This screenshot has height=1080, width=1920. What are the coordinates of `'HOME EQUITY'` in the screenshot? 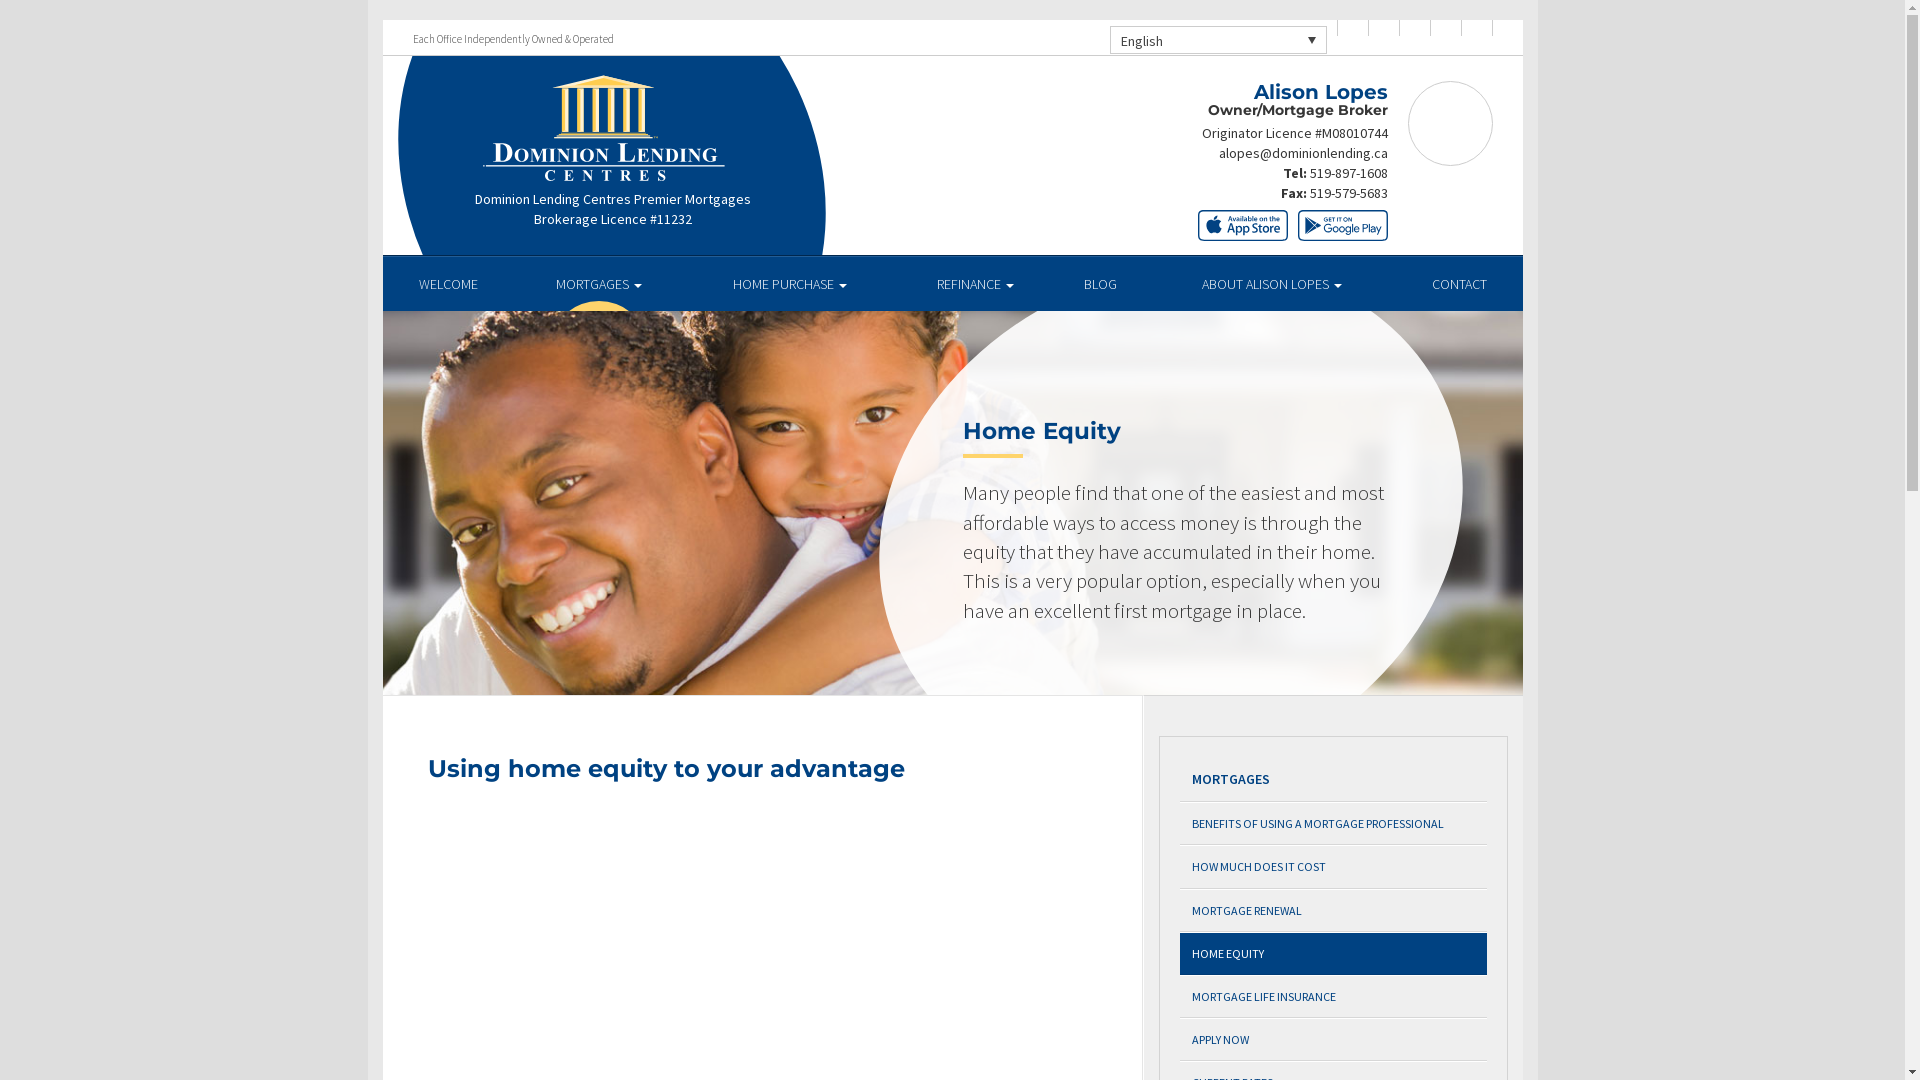 It's located at (1333, 952).